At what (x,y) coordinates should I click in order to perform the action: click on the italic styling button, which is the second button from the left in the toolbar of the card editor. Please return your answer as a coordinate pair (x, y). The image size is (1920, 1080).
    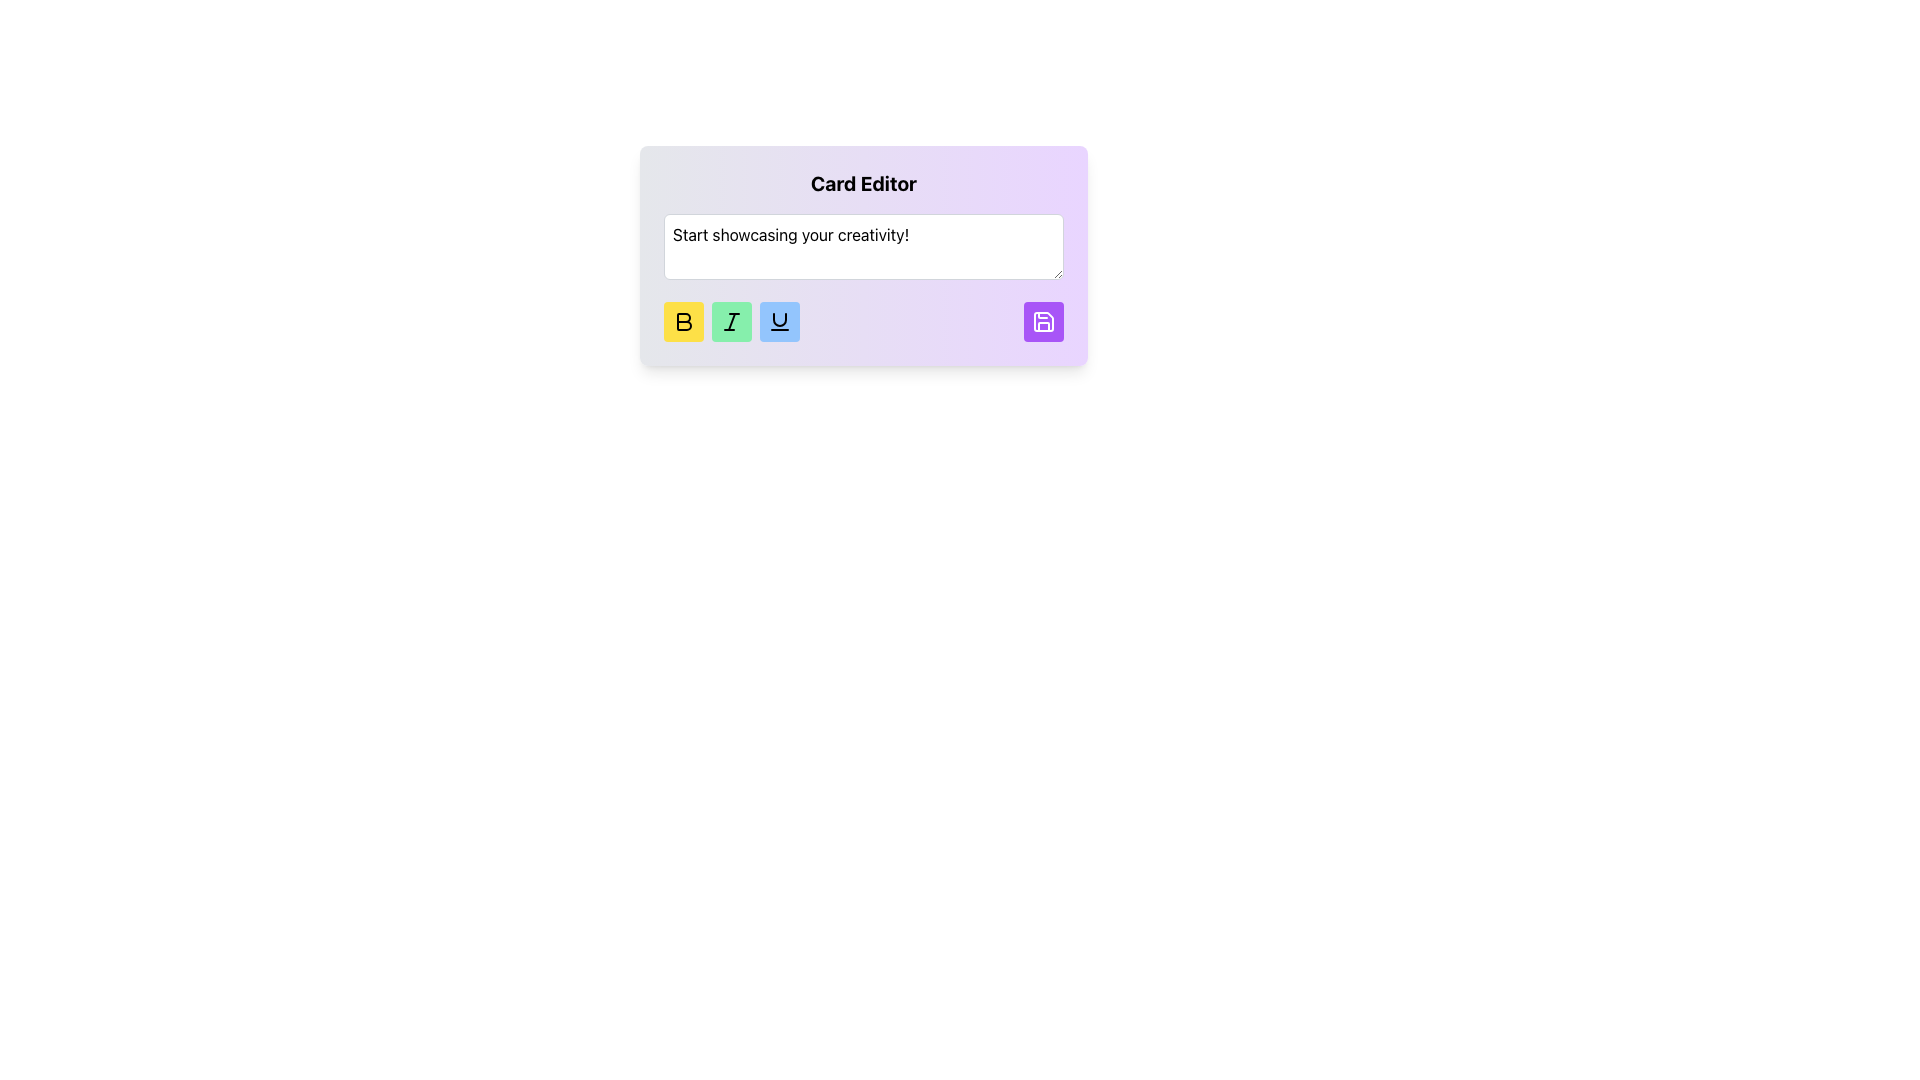
    Looking at the image, I should click on (730, 320).